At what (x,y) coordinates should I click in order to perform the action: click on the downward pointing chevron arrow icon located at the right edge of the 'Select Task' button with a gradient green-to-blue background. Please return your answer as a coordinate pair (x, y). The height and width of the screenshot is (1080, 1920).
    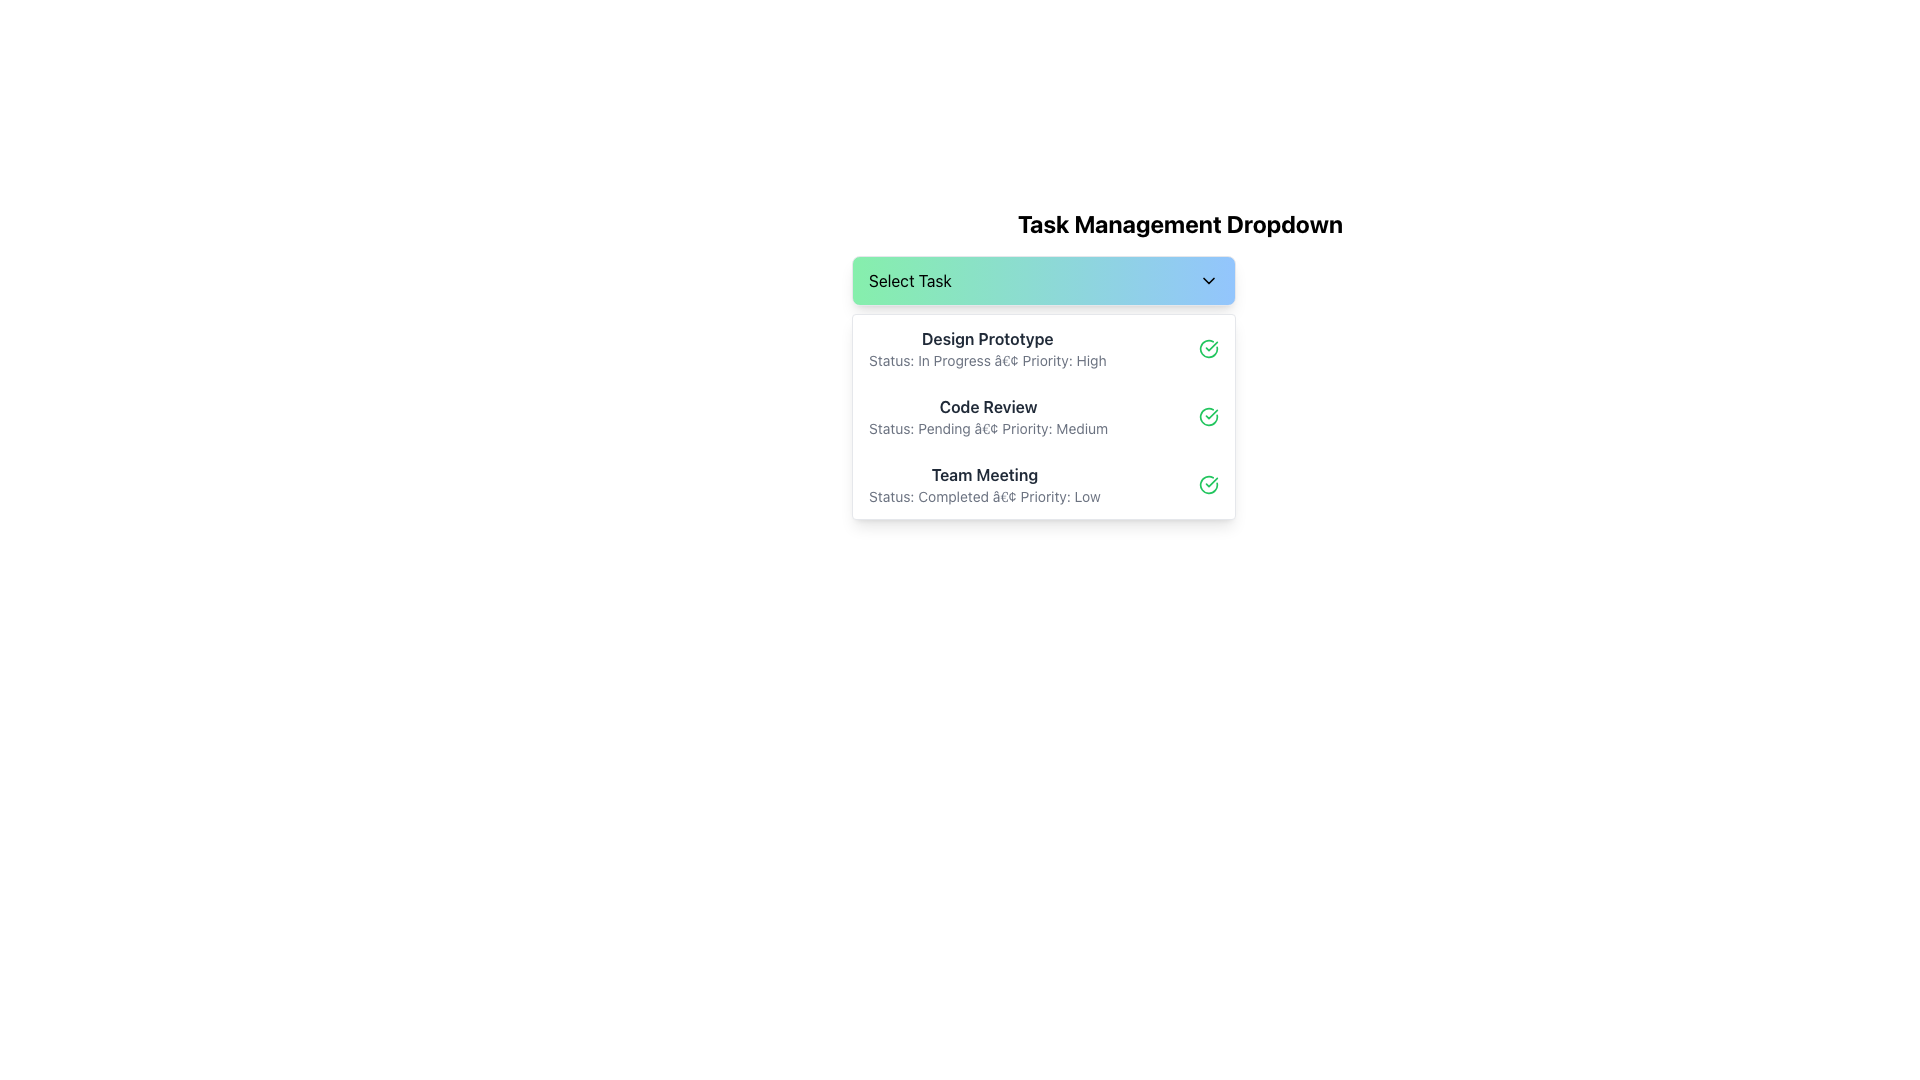
    Looking at the image, I should click on (1208, 281).